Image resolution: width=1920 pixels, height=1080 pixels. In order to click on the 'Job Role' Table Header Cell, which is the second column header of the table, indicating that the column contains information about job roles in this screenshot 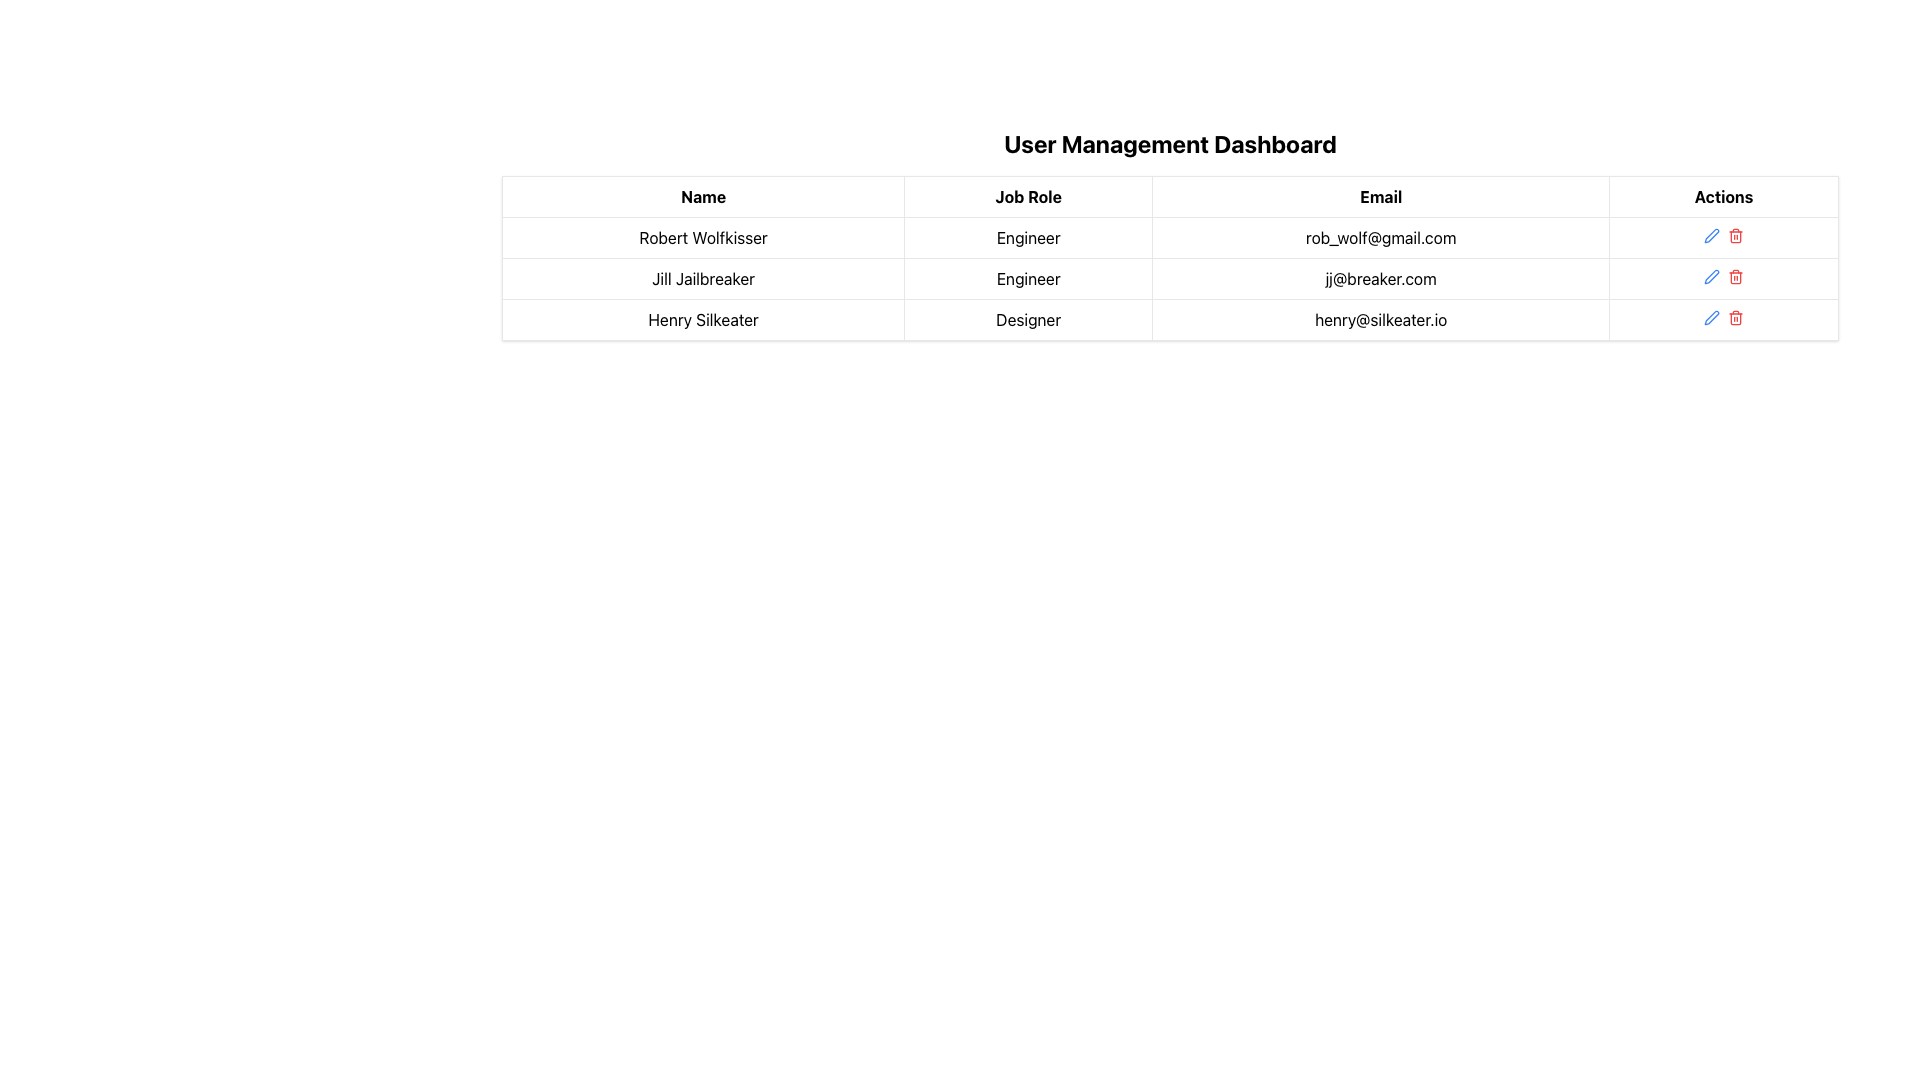, I will do `click(1028, 196)`.